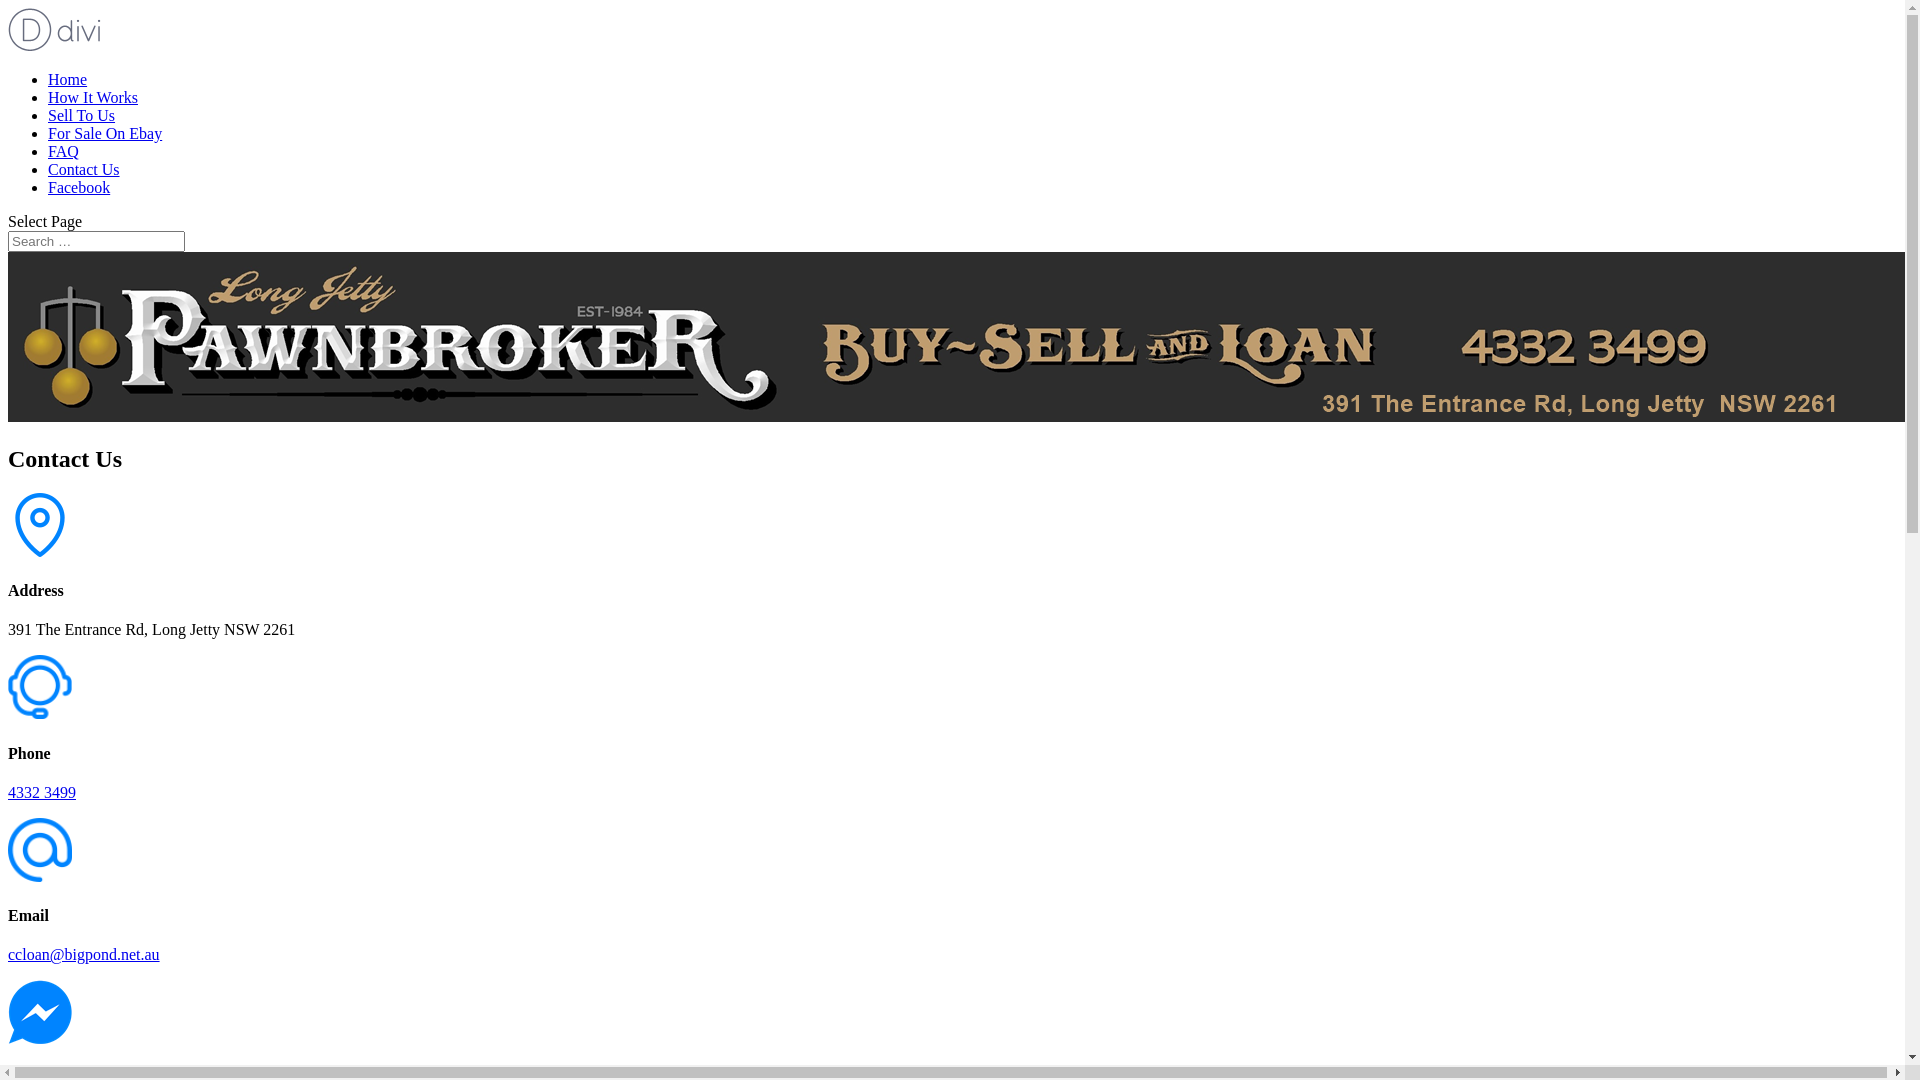  Describe the element at coordinates (95, 240) in the screenshot. I see `'Search for:'` at that location.